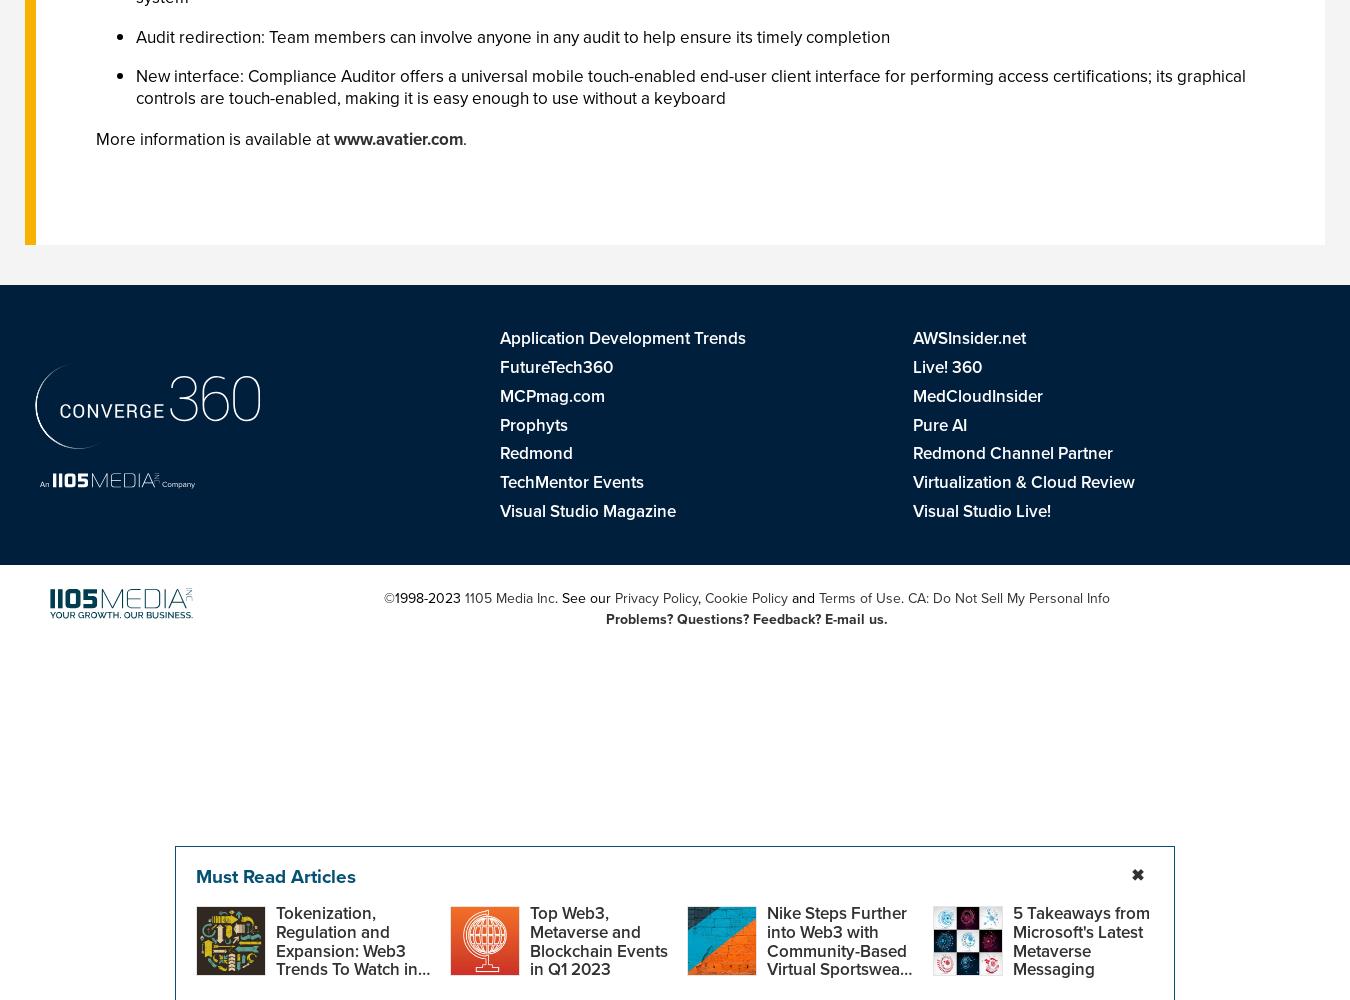 The image size is (1350, 1000). What do you see at coordinates (699, 596) in the screenshot?
I see `','` at bounding box center [699, 596].